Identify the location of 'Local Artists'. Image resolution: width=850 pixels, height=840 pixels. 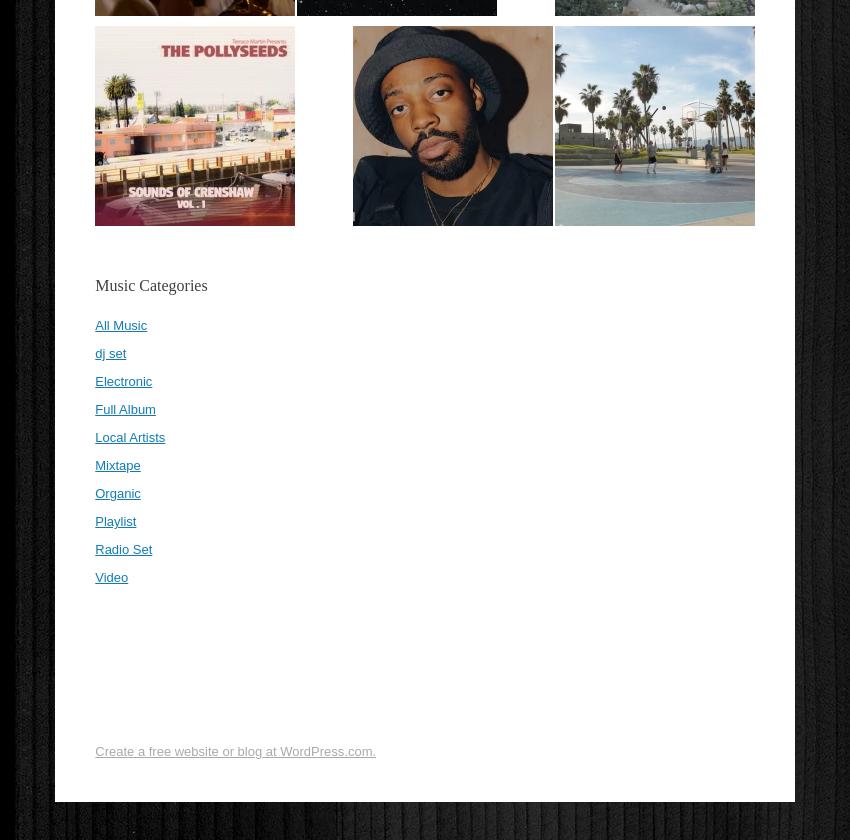
(129, 437).